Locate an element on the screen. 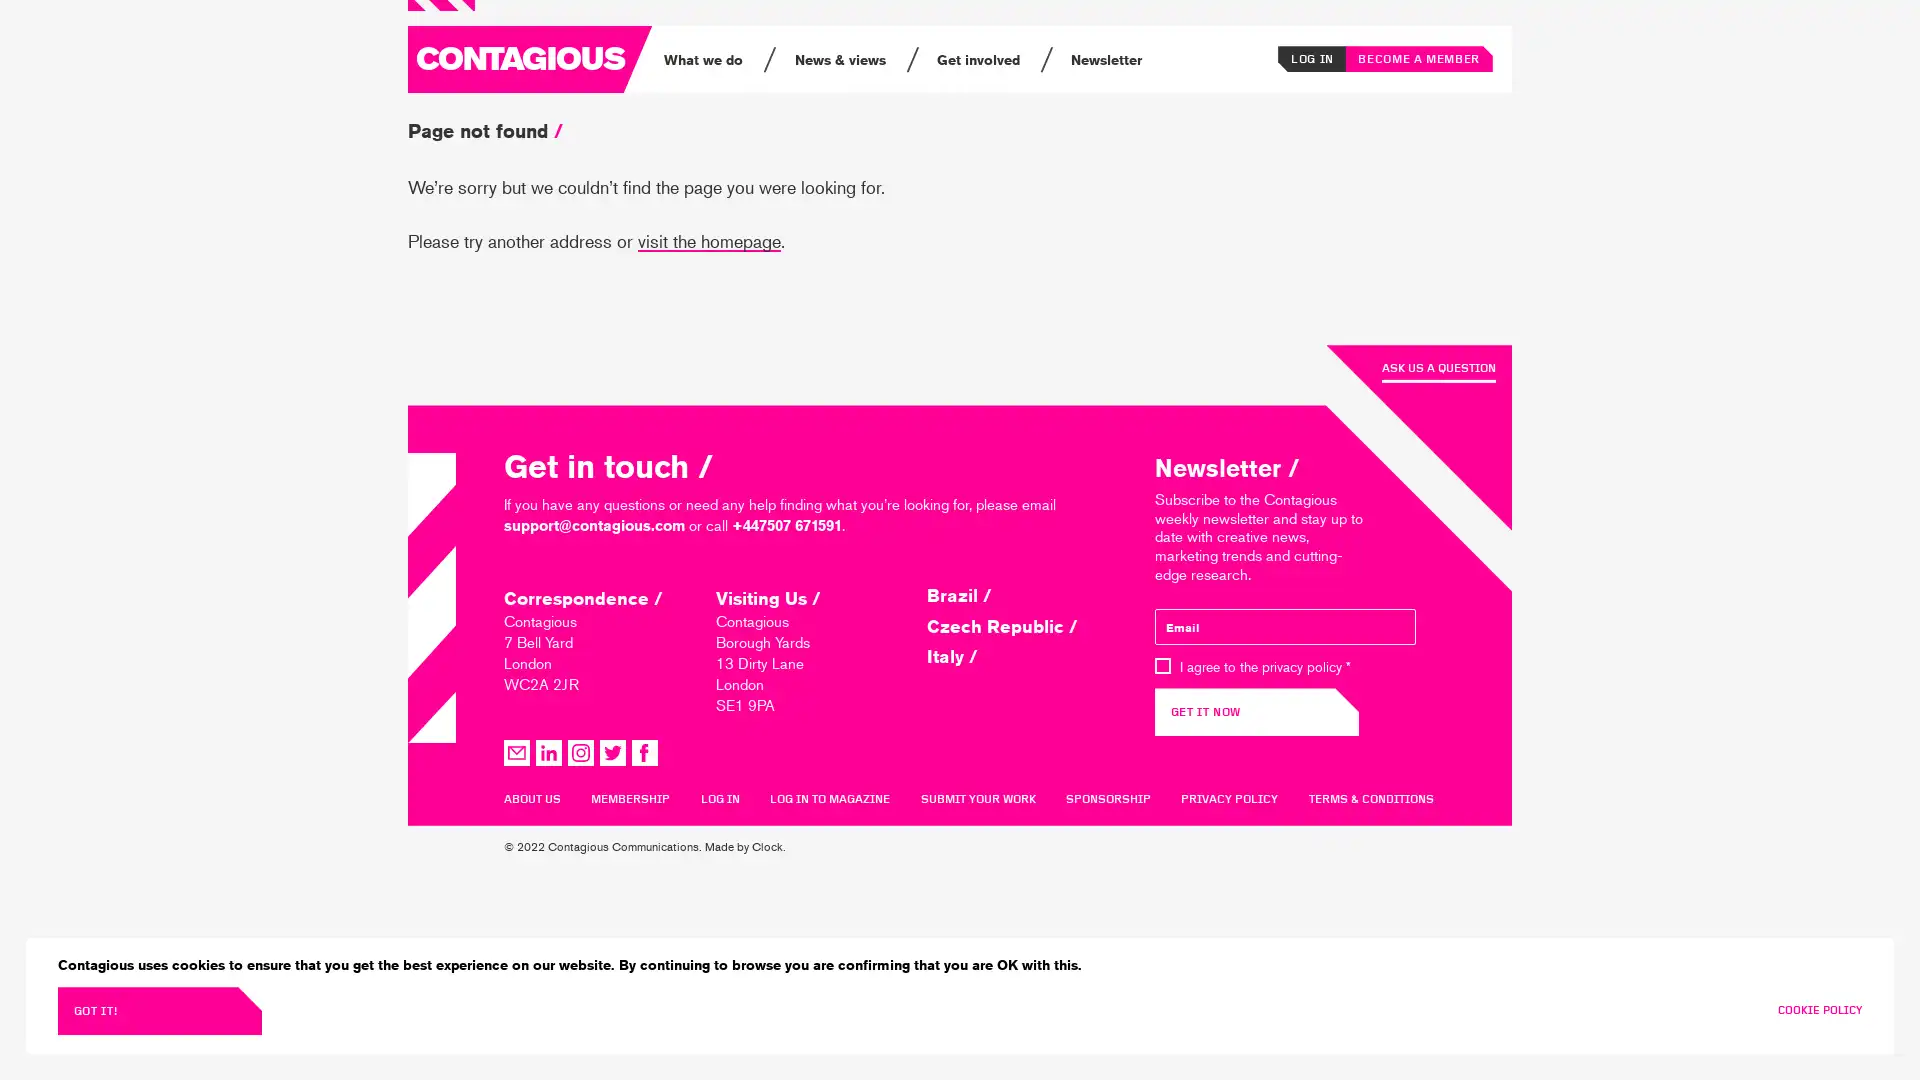 The image size is (1920, 1080). GOT IT! is located at coordinates (158, 1010).